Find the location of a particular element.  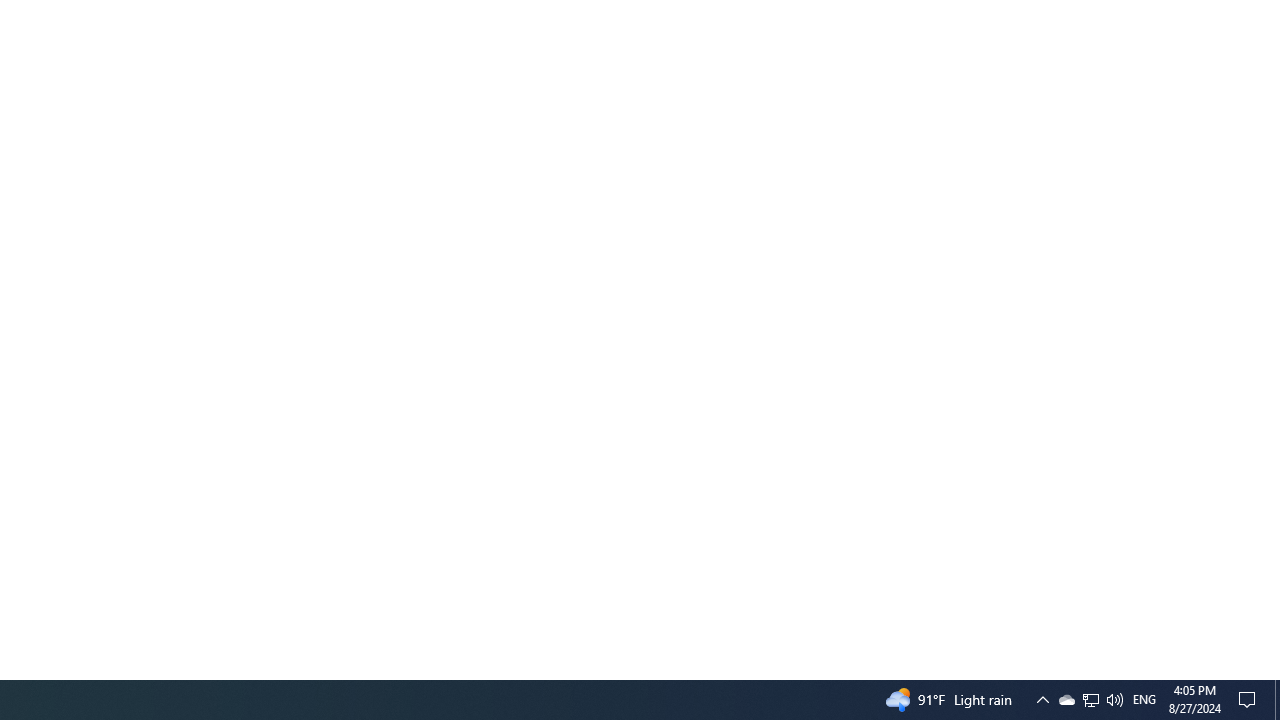

'Q2790: 100%' is located at coordinates (1090, 698).